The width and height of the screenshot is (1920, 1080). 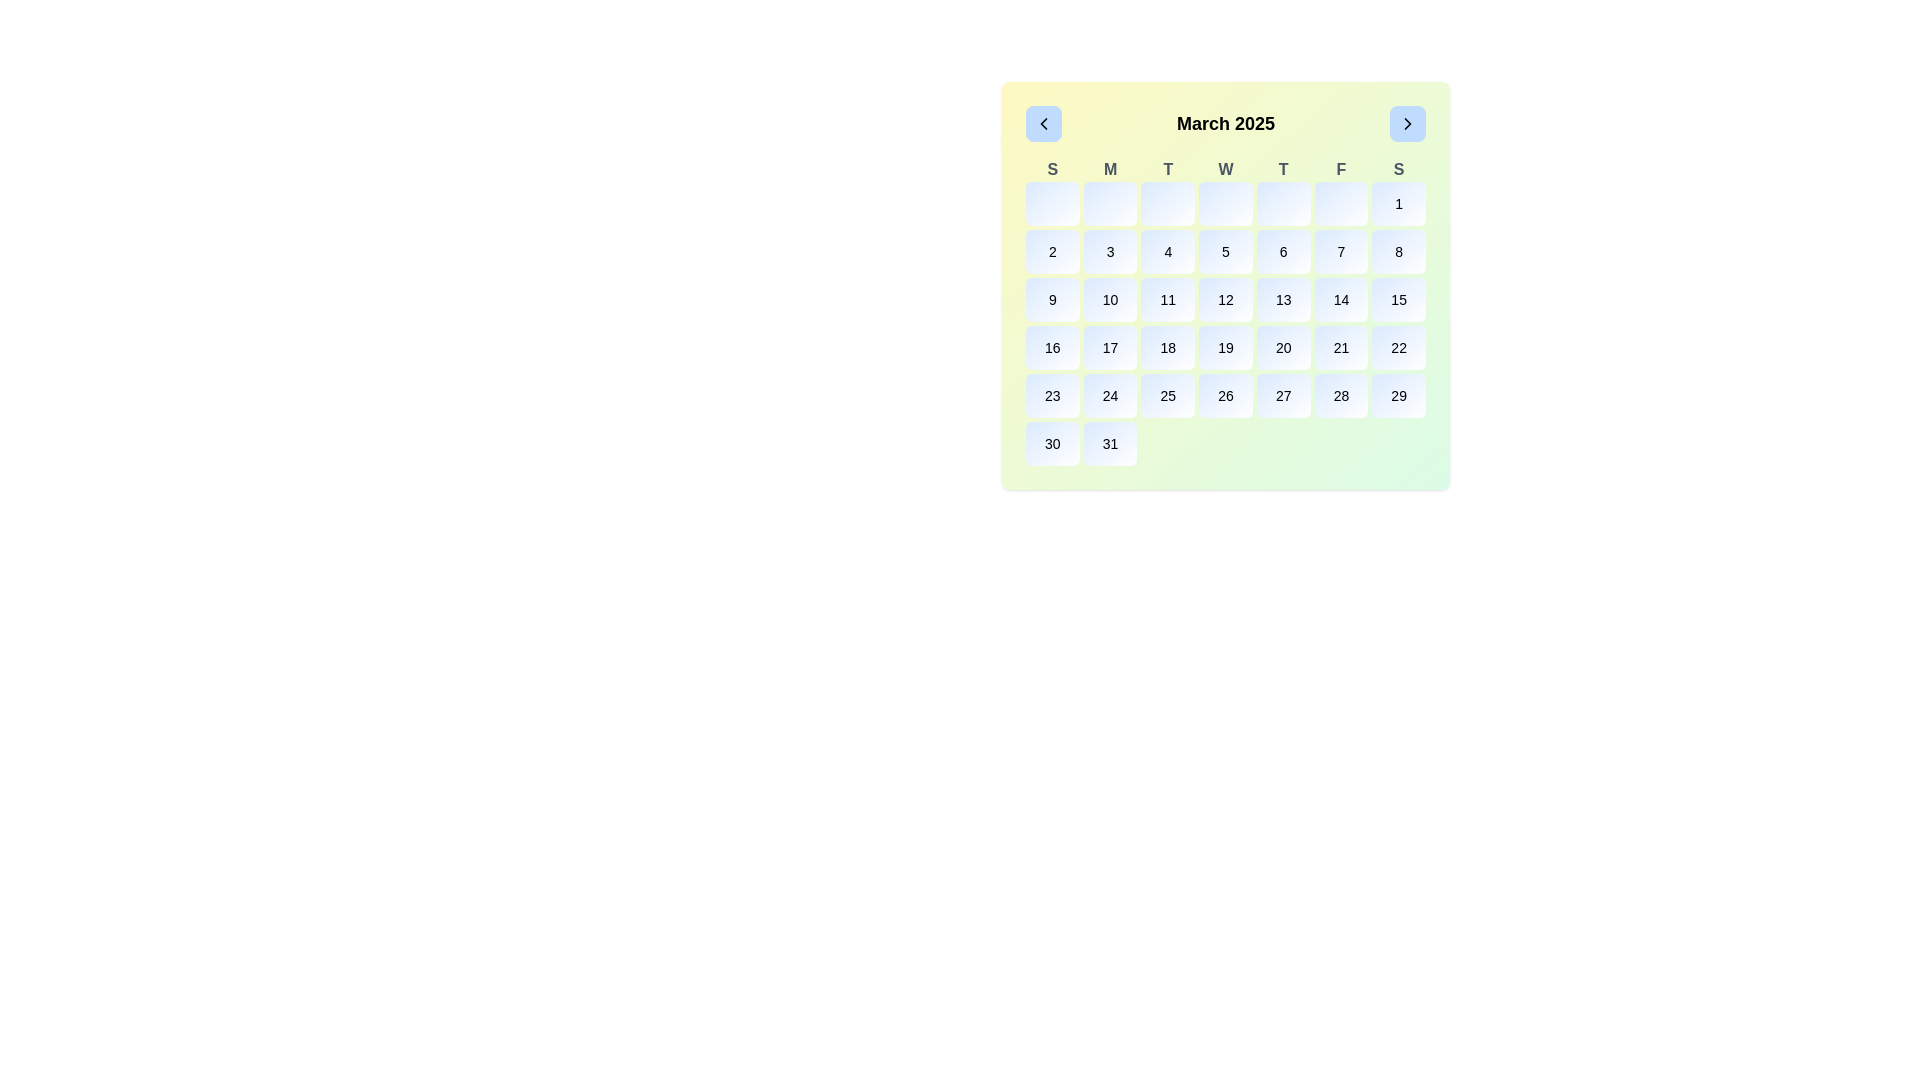 What do you see at coordinates (1283, 300) in the screenshot?
I see `the button displaying the date '13' in the calendar grid` at bounding box center [1283, 300].